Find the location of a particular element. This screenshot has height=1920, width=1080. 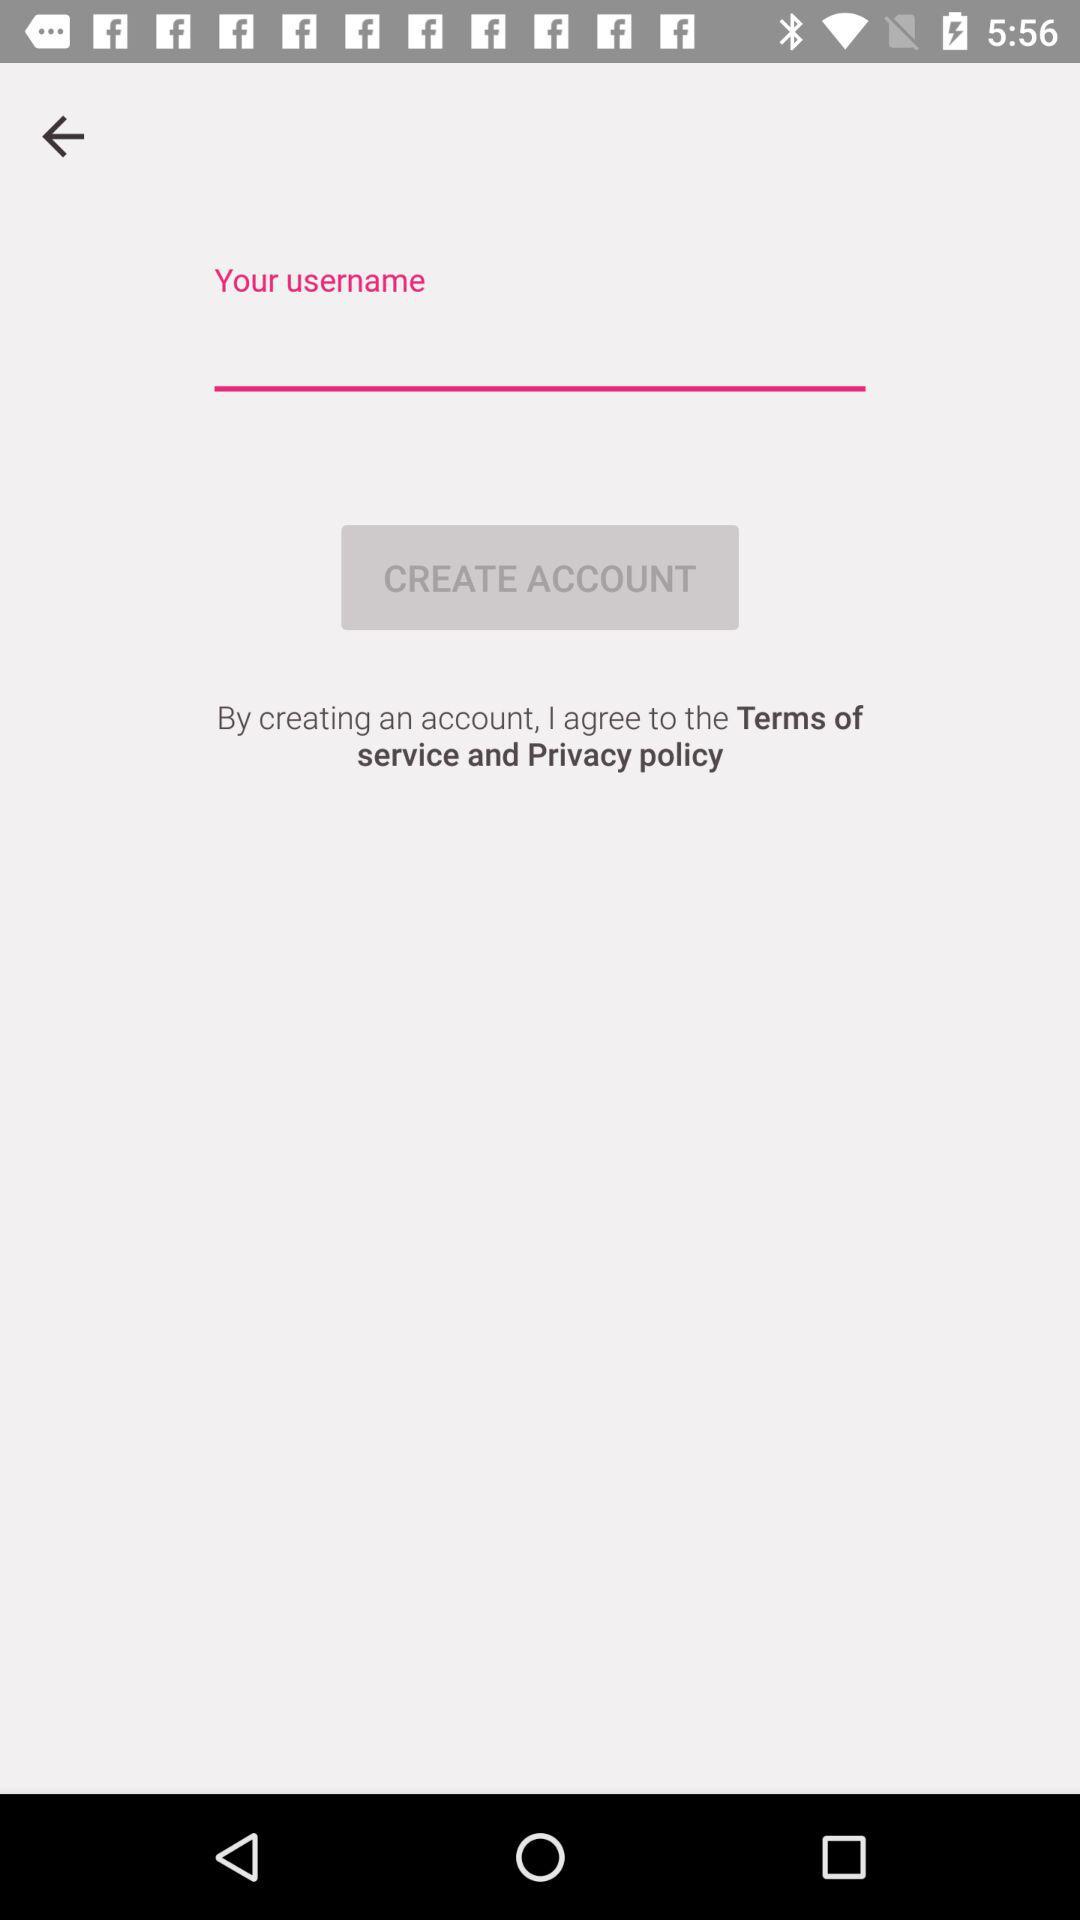

type the username is located at coordinates (540, 350).